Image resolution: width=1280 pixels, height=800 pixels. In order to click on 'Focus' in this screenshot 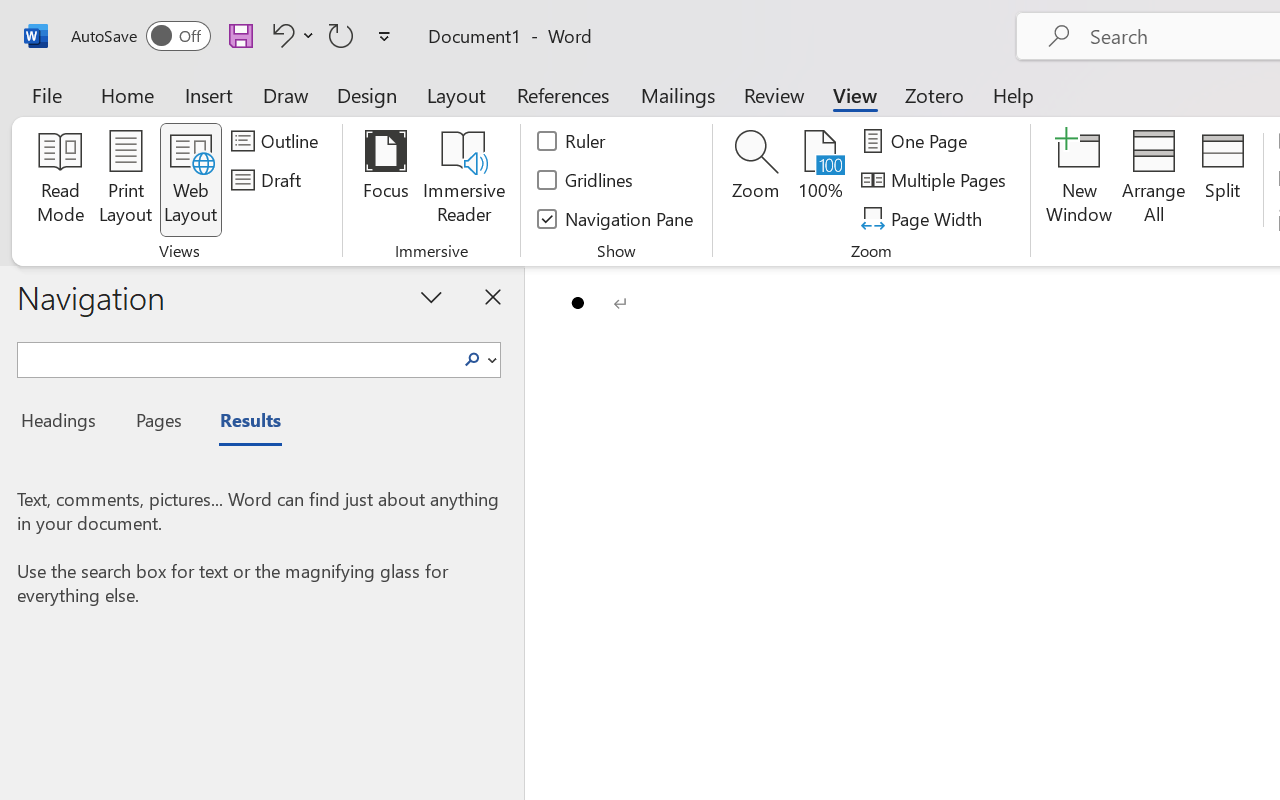, I will do `click(385, 179)`.